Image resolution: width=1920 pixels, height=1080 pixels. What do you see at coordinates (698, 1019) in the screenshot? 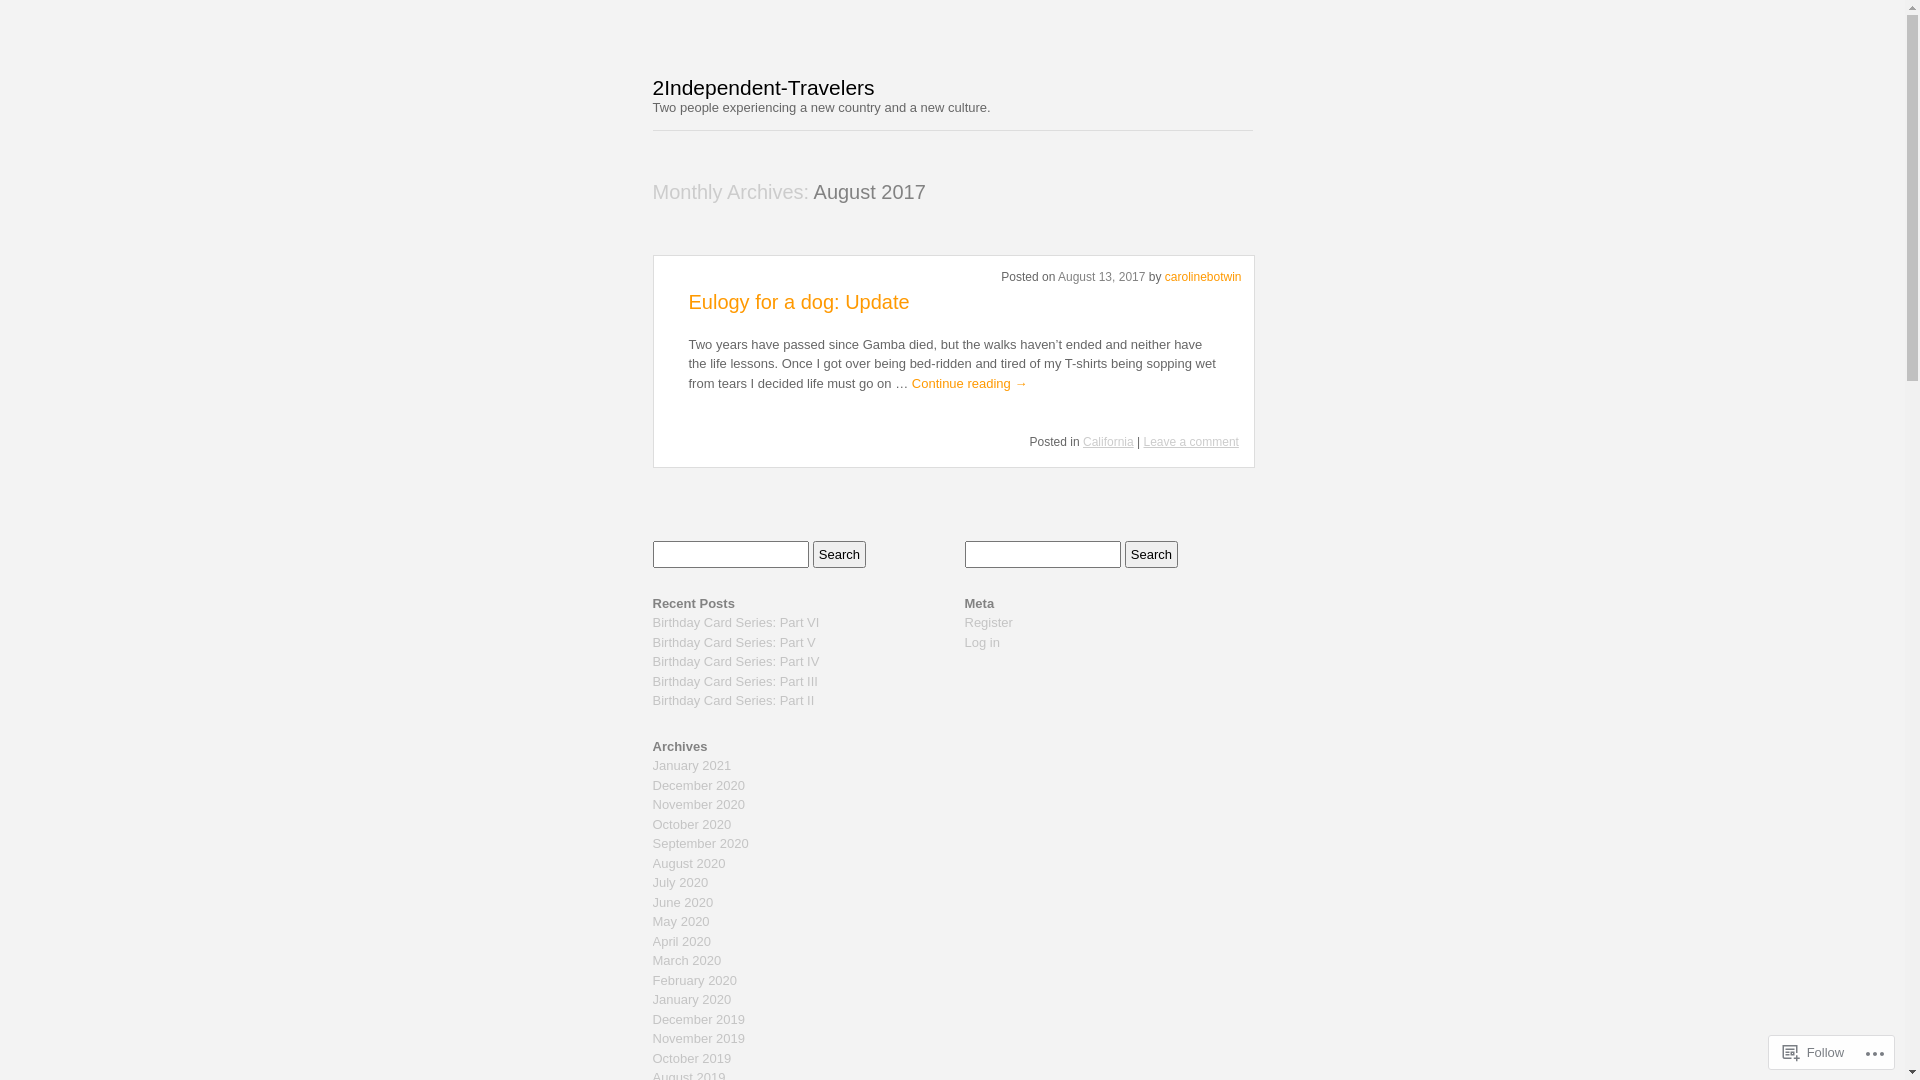
I see `'December 2019'` at bounding box center [698, 1019].